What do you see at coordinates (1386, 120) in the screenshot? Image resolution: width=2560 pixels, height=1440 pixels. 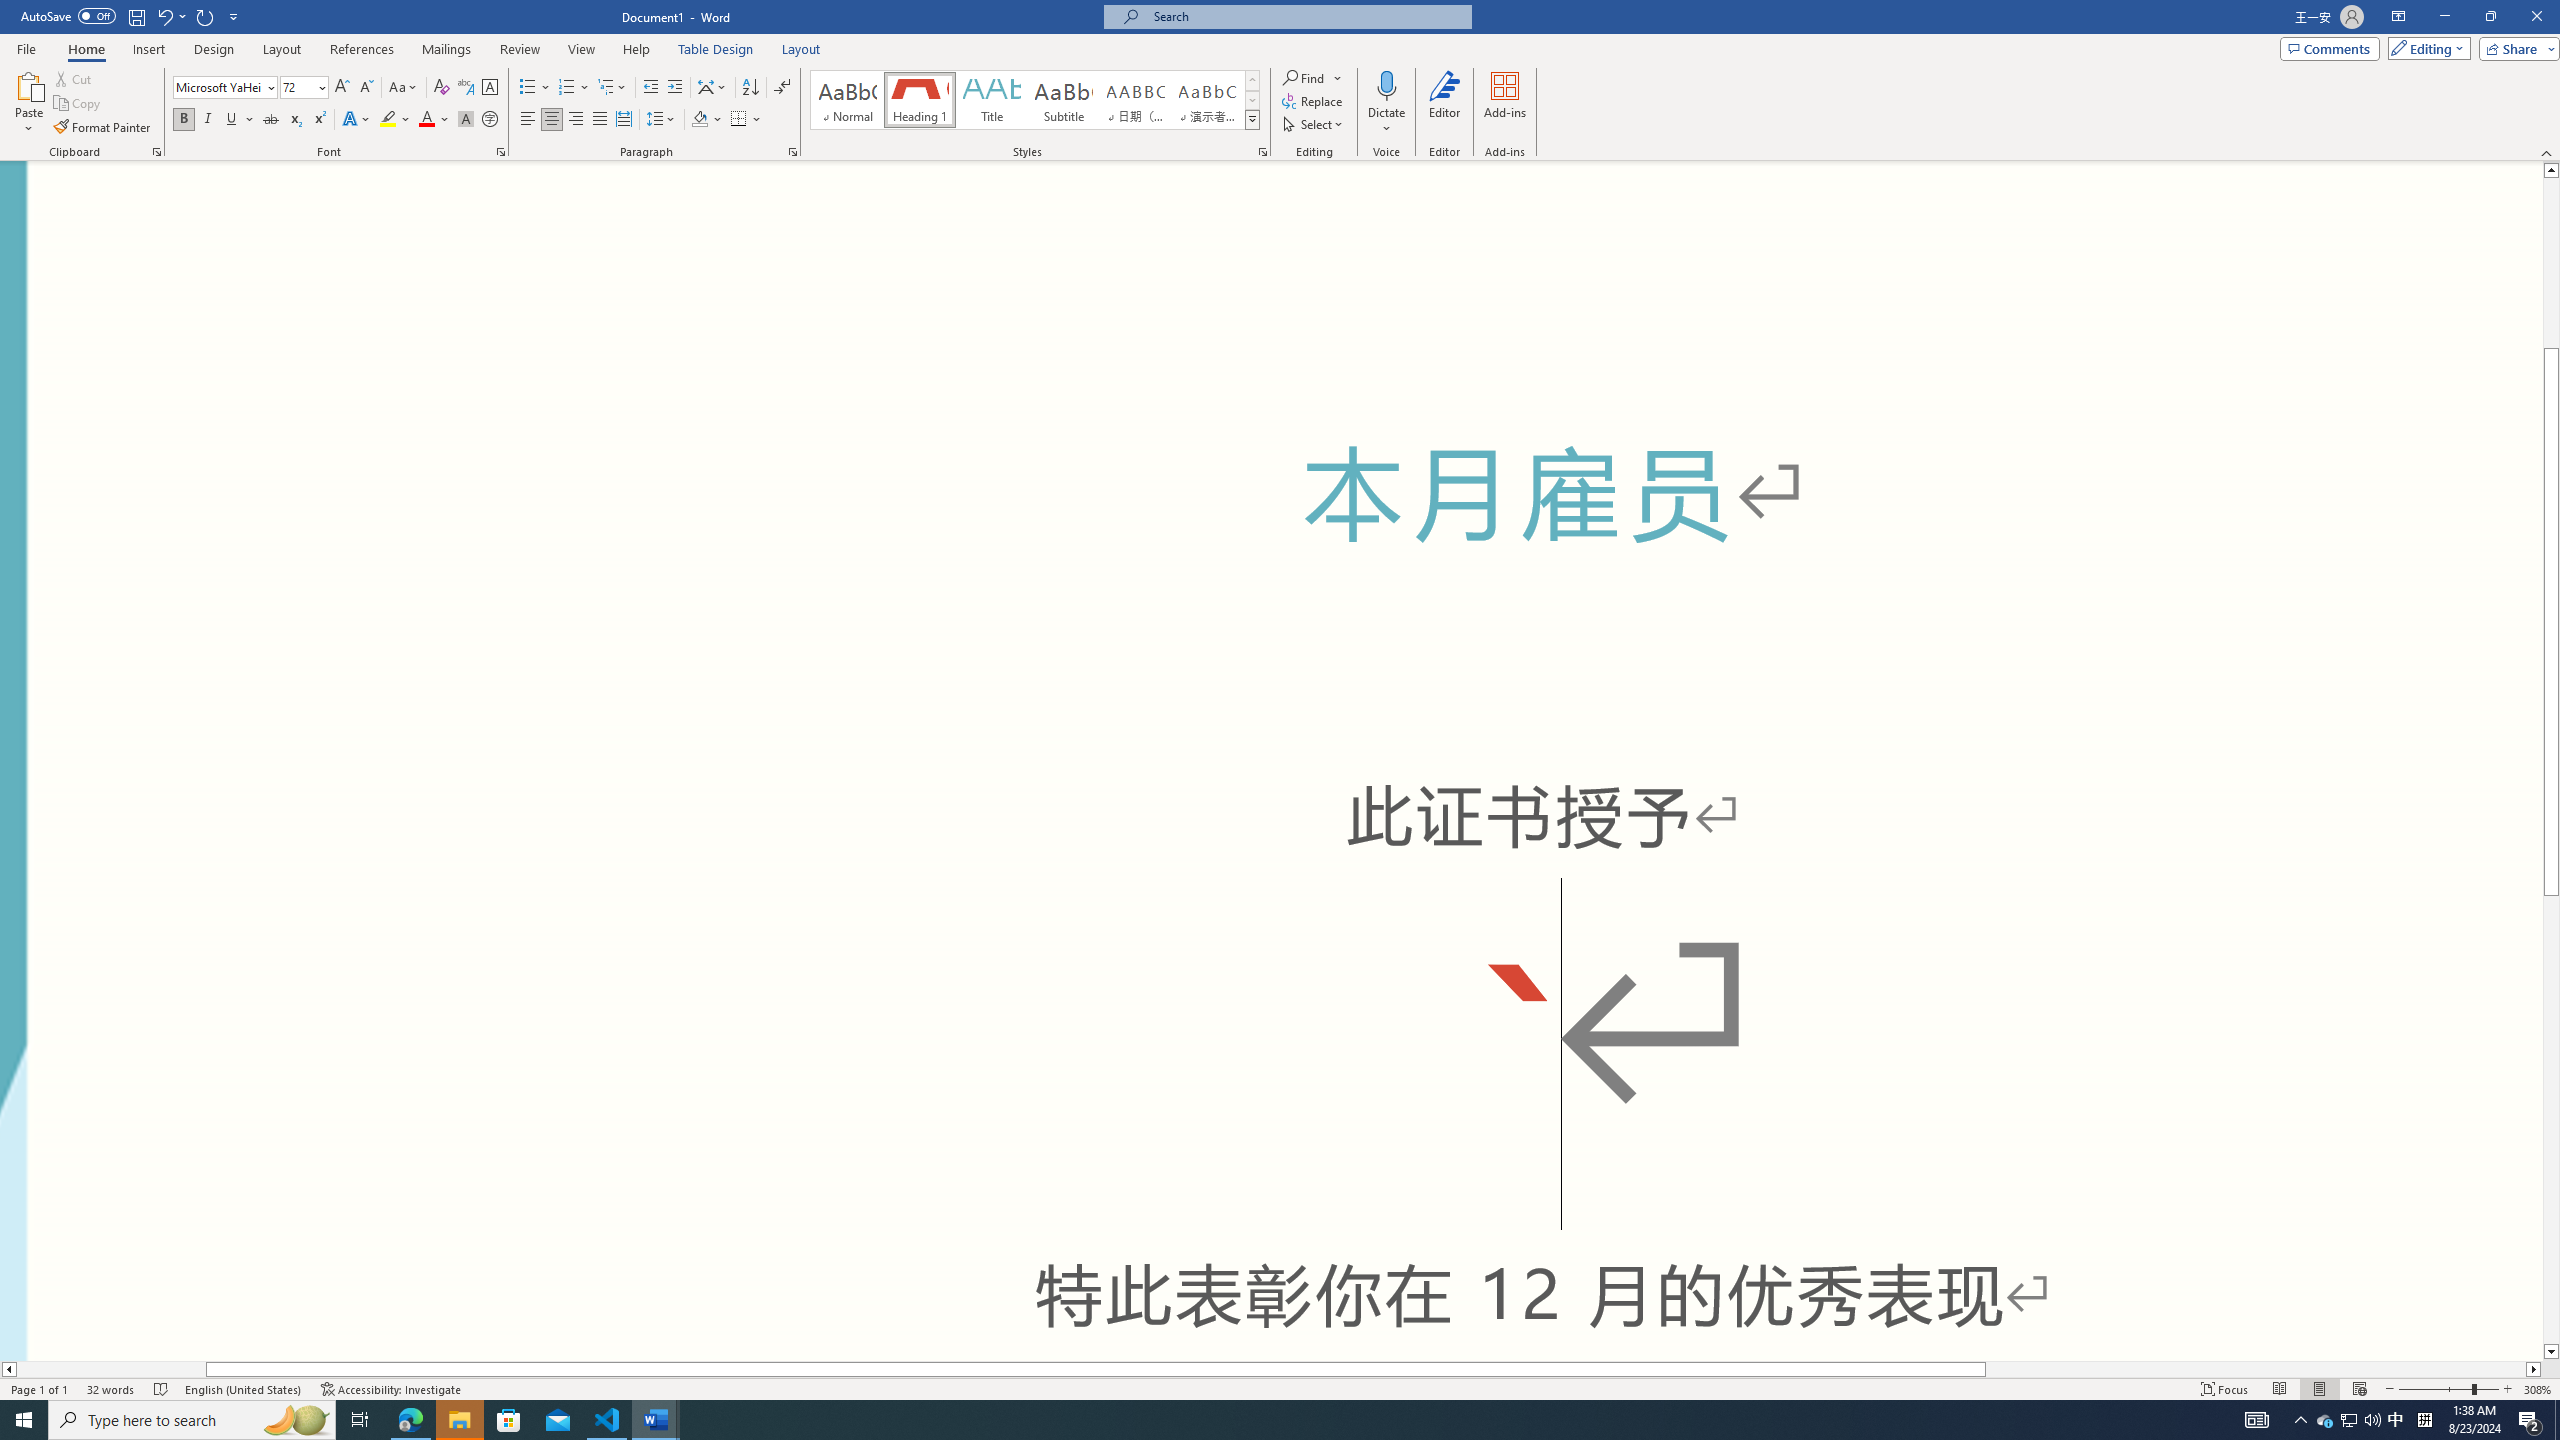 I see `'More Options'` at bounding box center [1386, 120].